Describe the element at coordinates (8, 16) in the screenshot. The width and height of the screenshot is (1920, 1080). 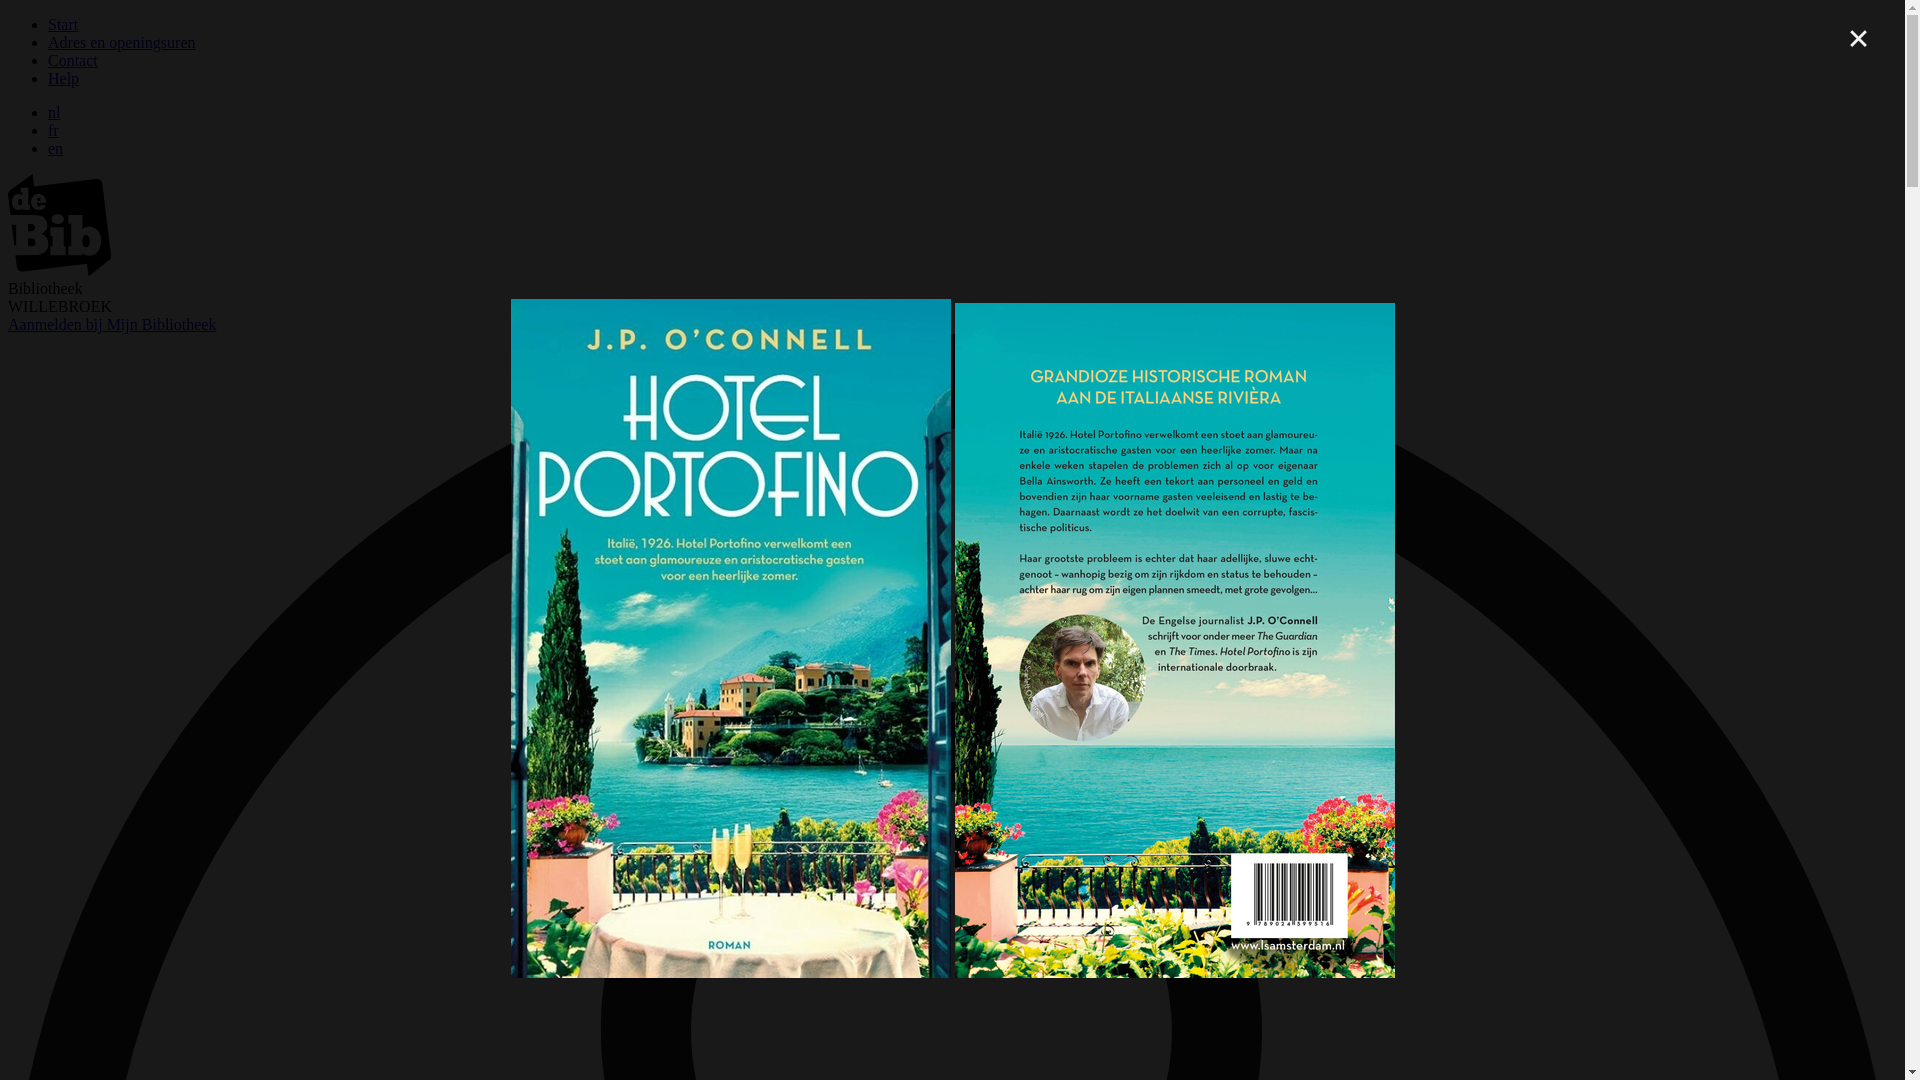
I see `'Overslaan en naar zoeken gaan'` at that location.